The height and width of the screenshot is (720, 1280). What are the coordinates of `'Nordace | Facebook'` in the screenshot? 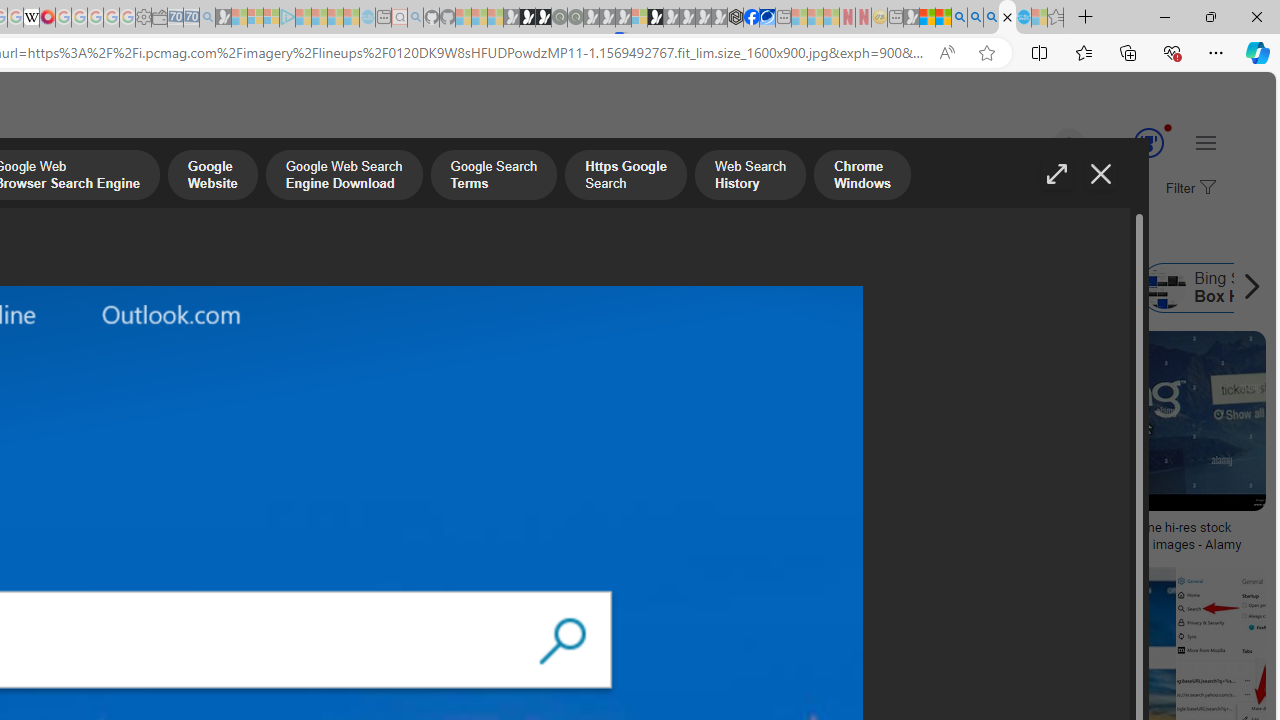 It's located at (750, 17).